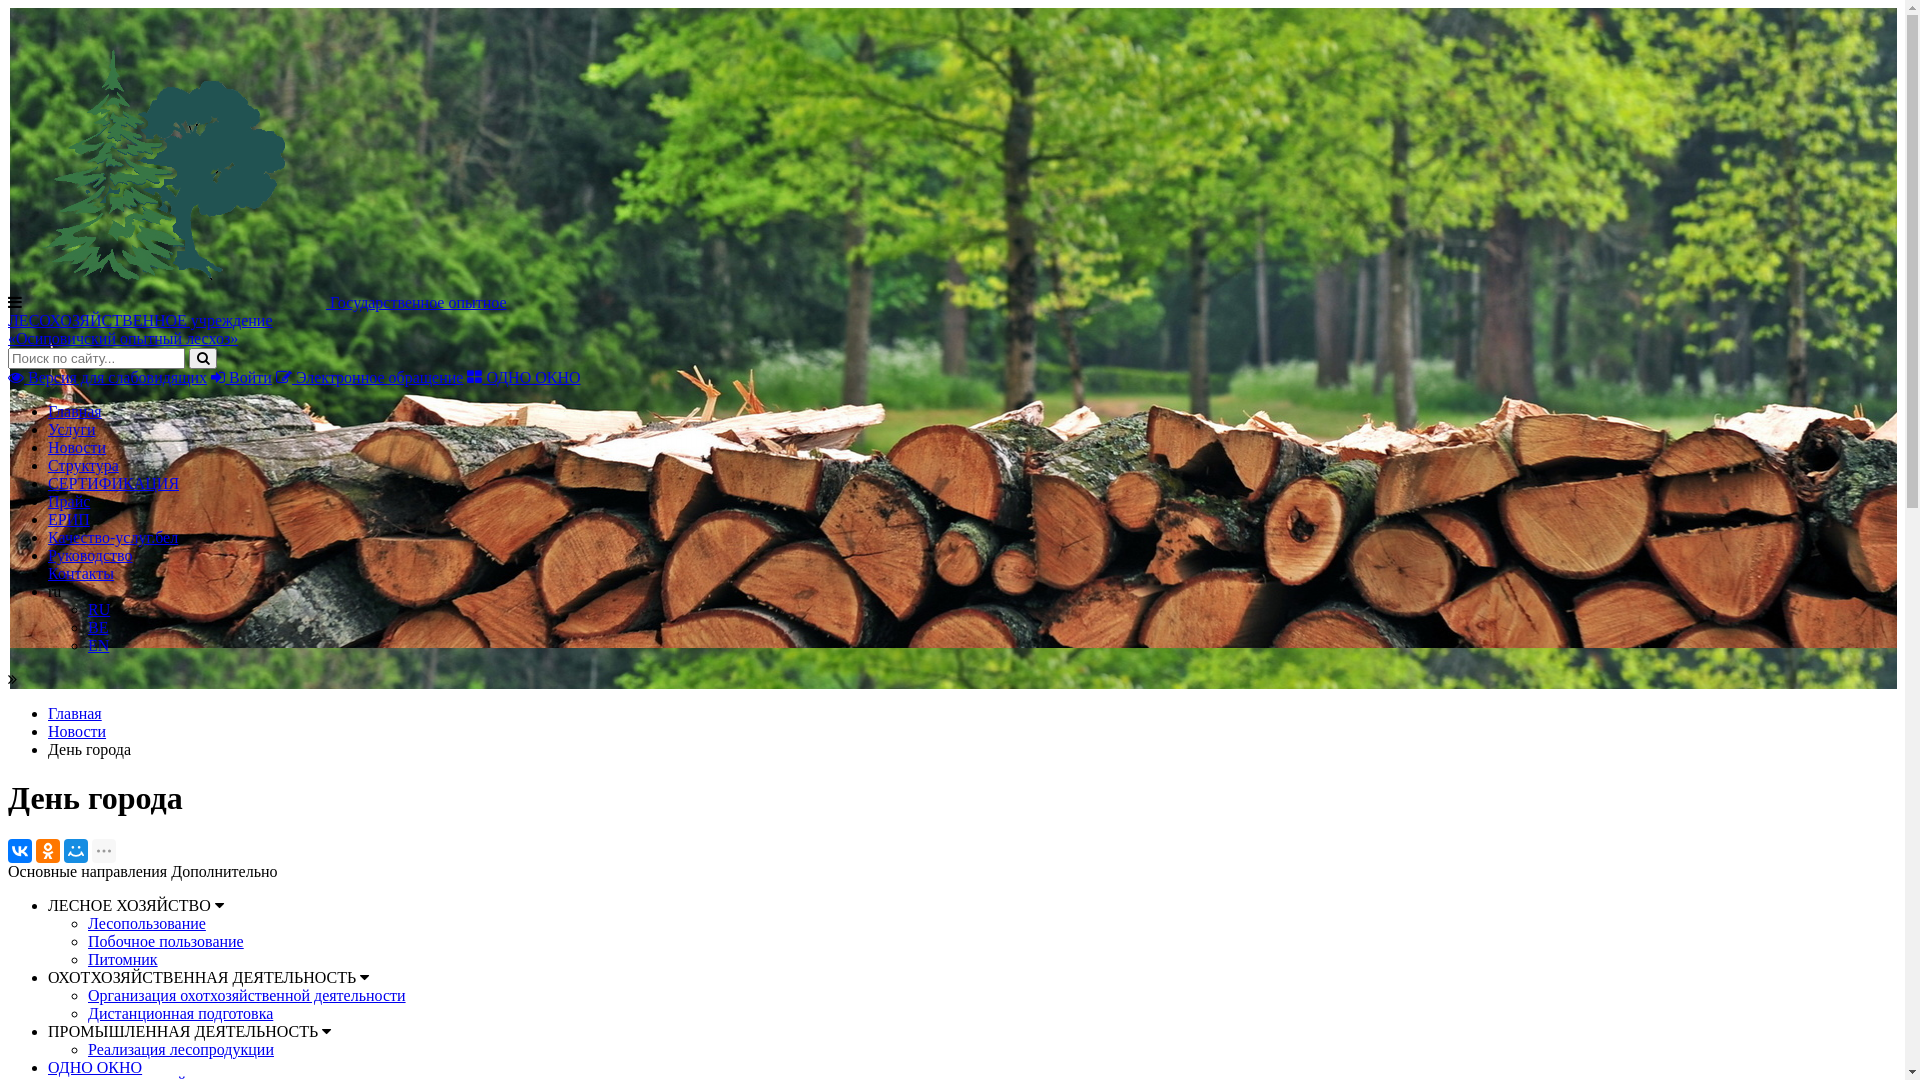 The width and height of the screenshot is (1920, 1080). Describe the element at coordinates (96, 626) in the screenshot. I see `'BE'` at that location.